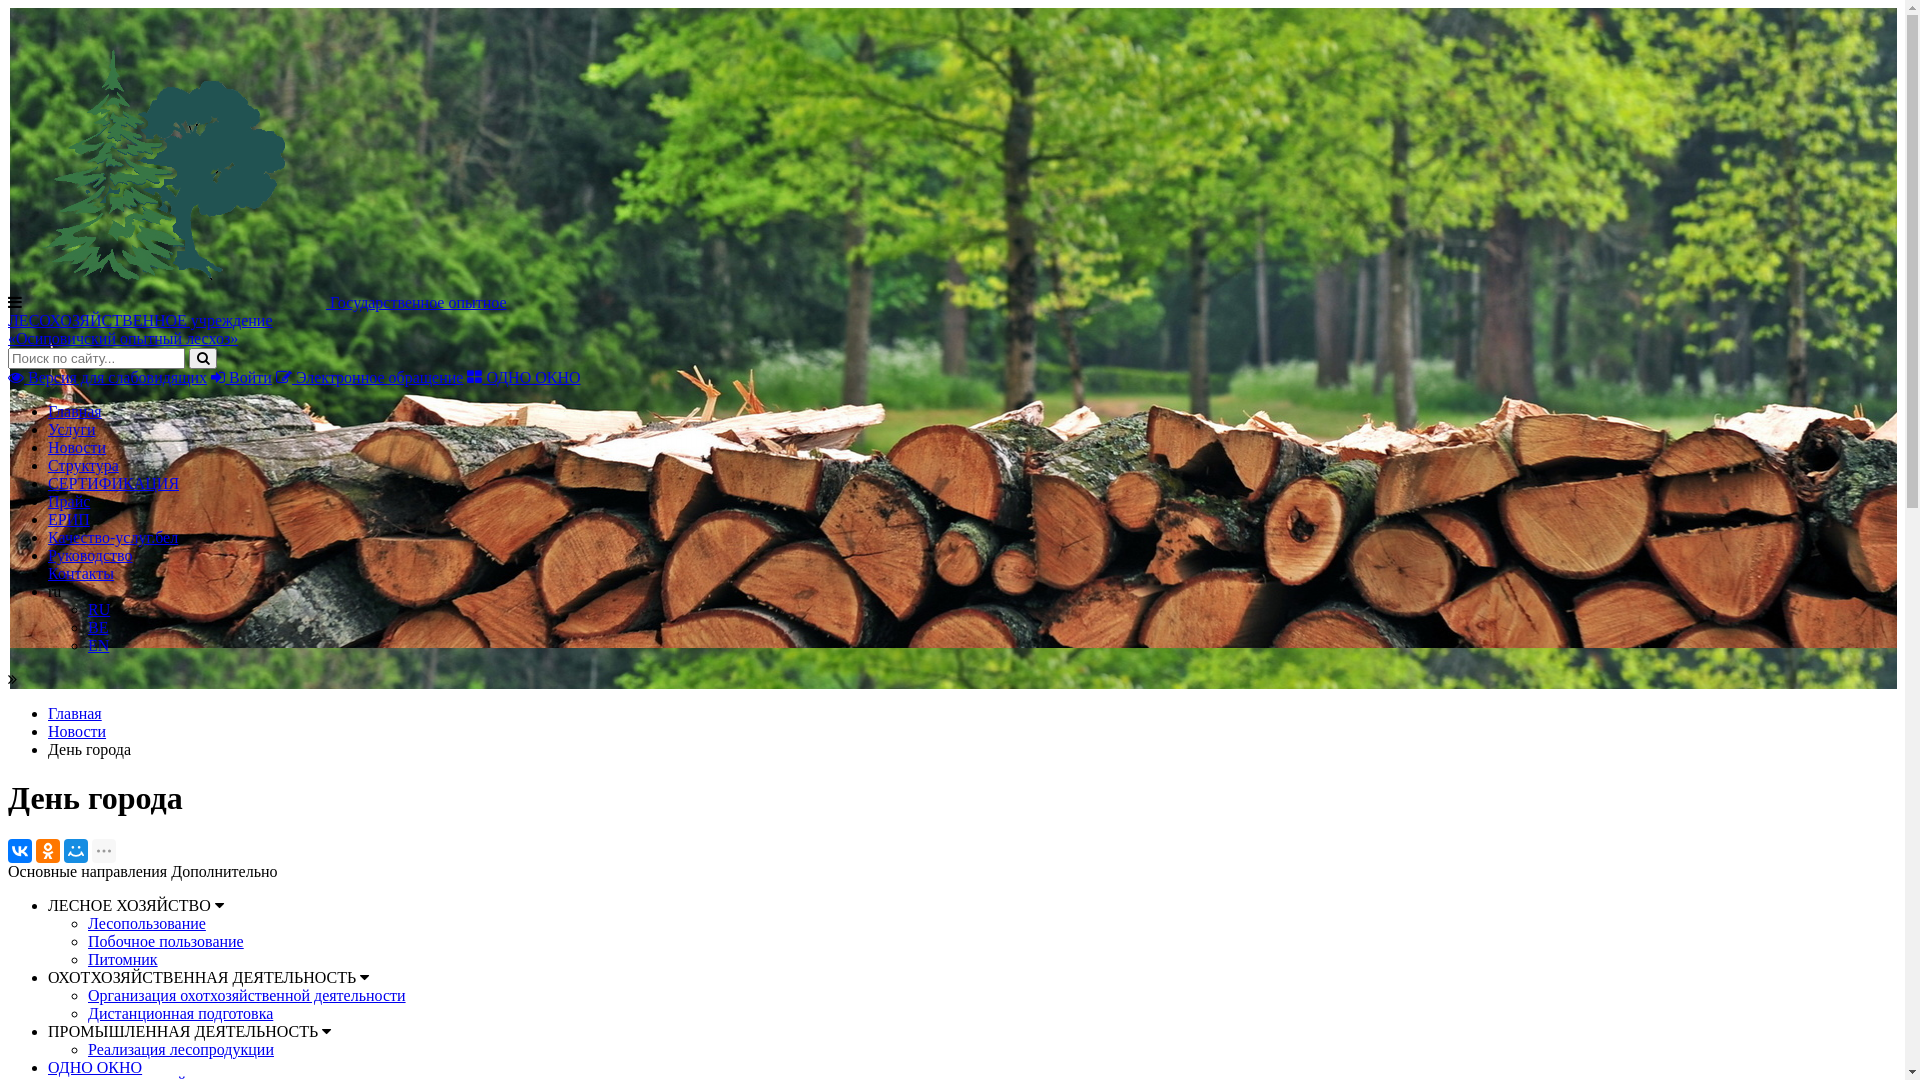 The width and height of the screenshot is (1920, 1080). Describe the element at coordinates (96, 626) in the screenshot. I see `'BE'` at that location.